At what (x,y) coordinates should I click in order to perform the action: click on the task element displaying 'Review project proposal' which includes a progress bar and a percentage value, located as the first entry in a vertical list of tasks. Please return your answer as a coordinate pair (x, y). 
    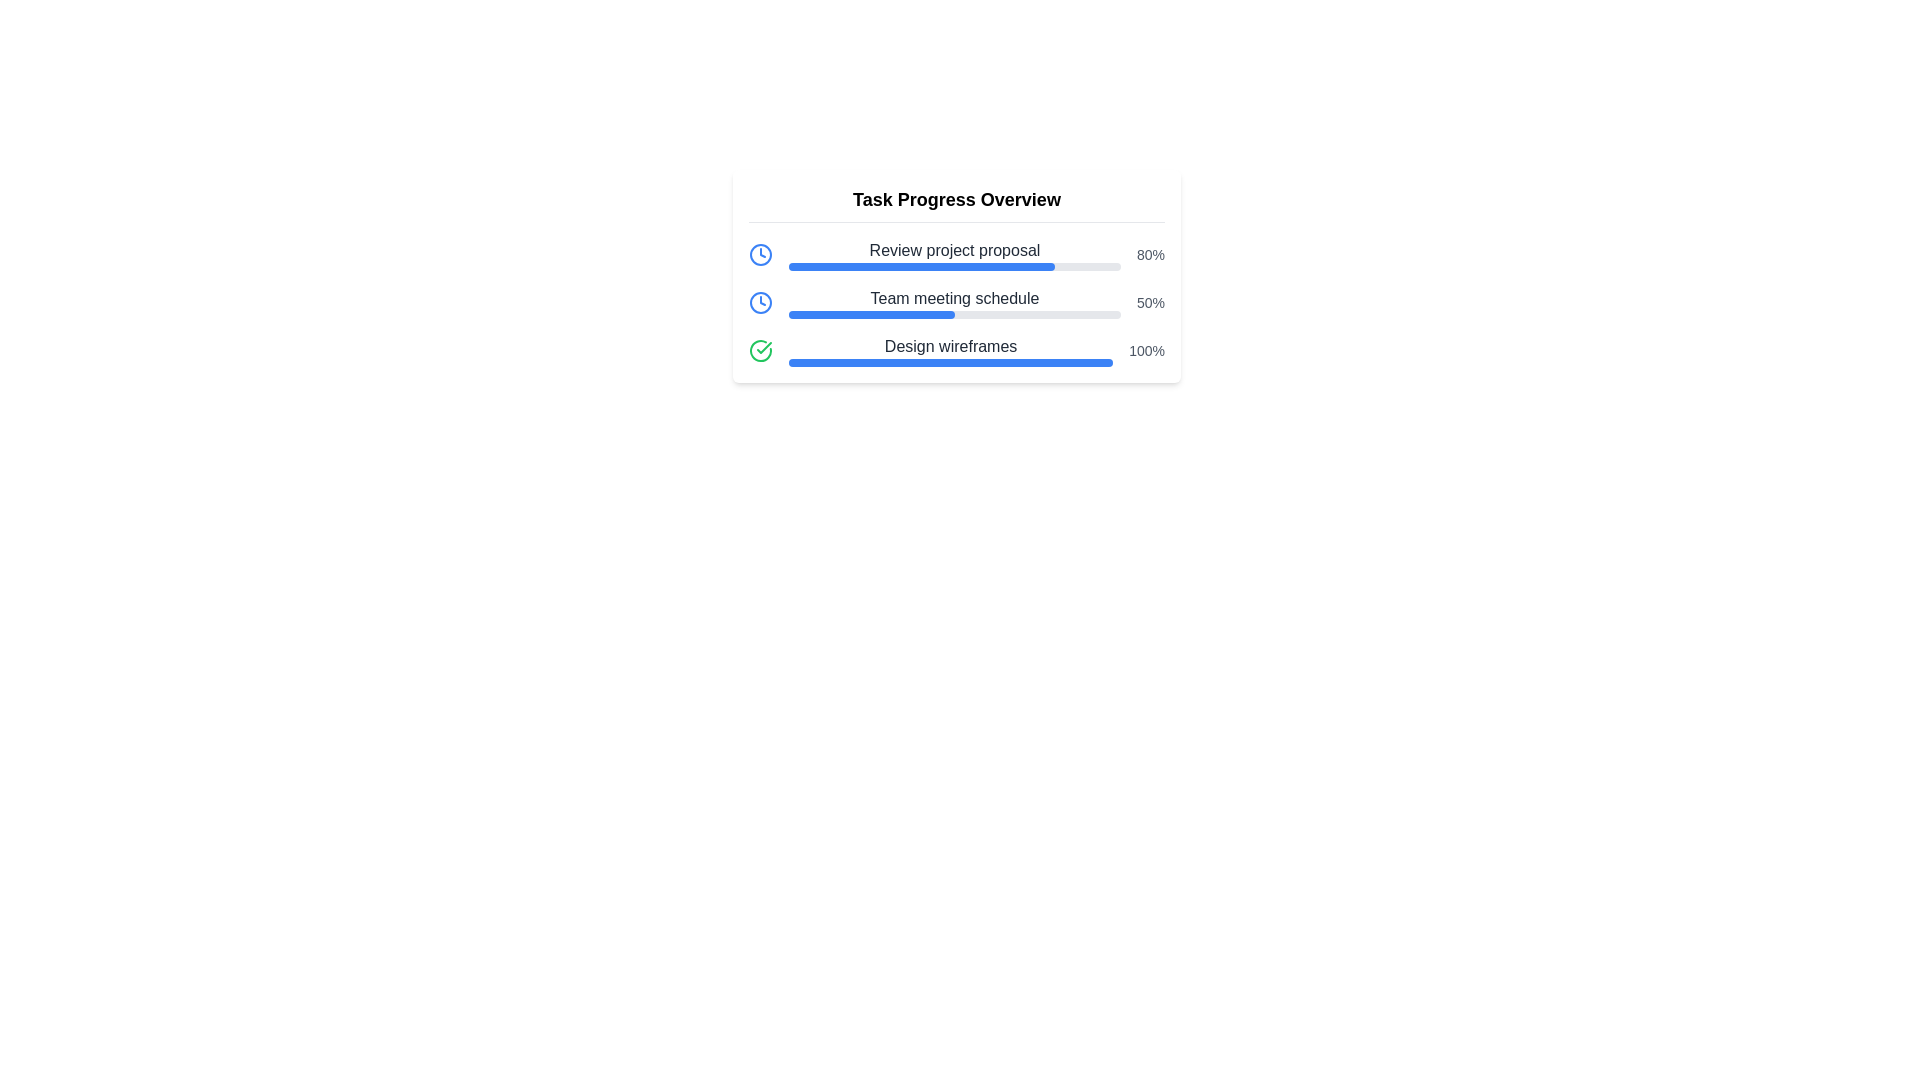
    Looking at the image, I should click on (954, 253).